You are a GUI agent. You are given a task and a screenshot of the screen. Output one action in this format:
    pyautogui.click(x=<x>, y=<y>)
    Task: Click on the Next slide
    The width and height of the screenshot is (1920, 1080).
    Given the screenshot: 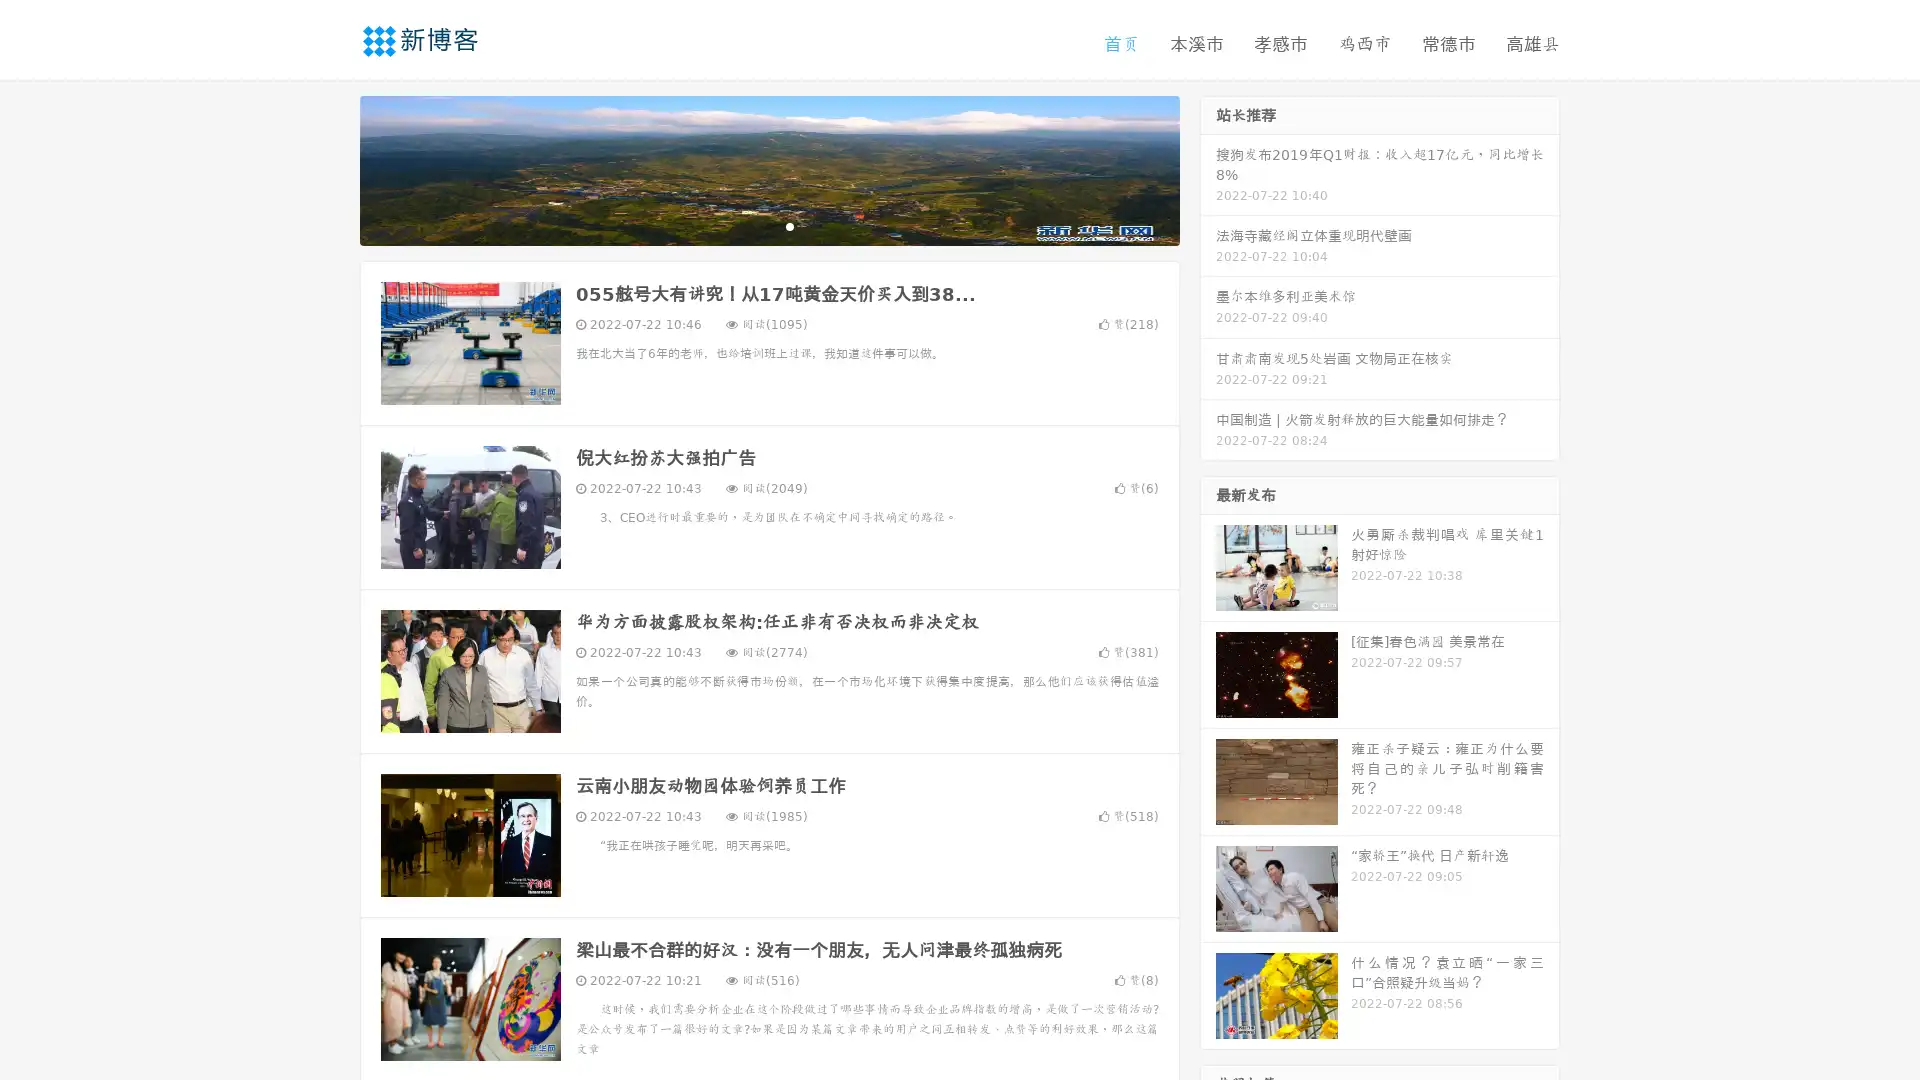 What is the action you would take?
    pyautogui.click(x=1208, y=168)
    